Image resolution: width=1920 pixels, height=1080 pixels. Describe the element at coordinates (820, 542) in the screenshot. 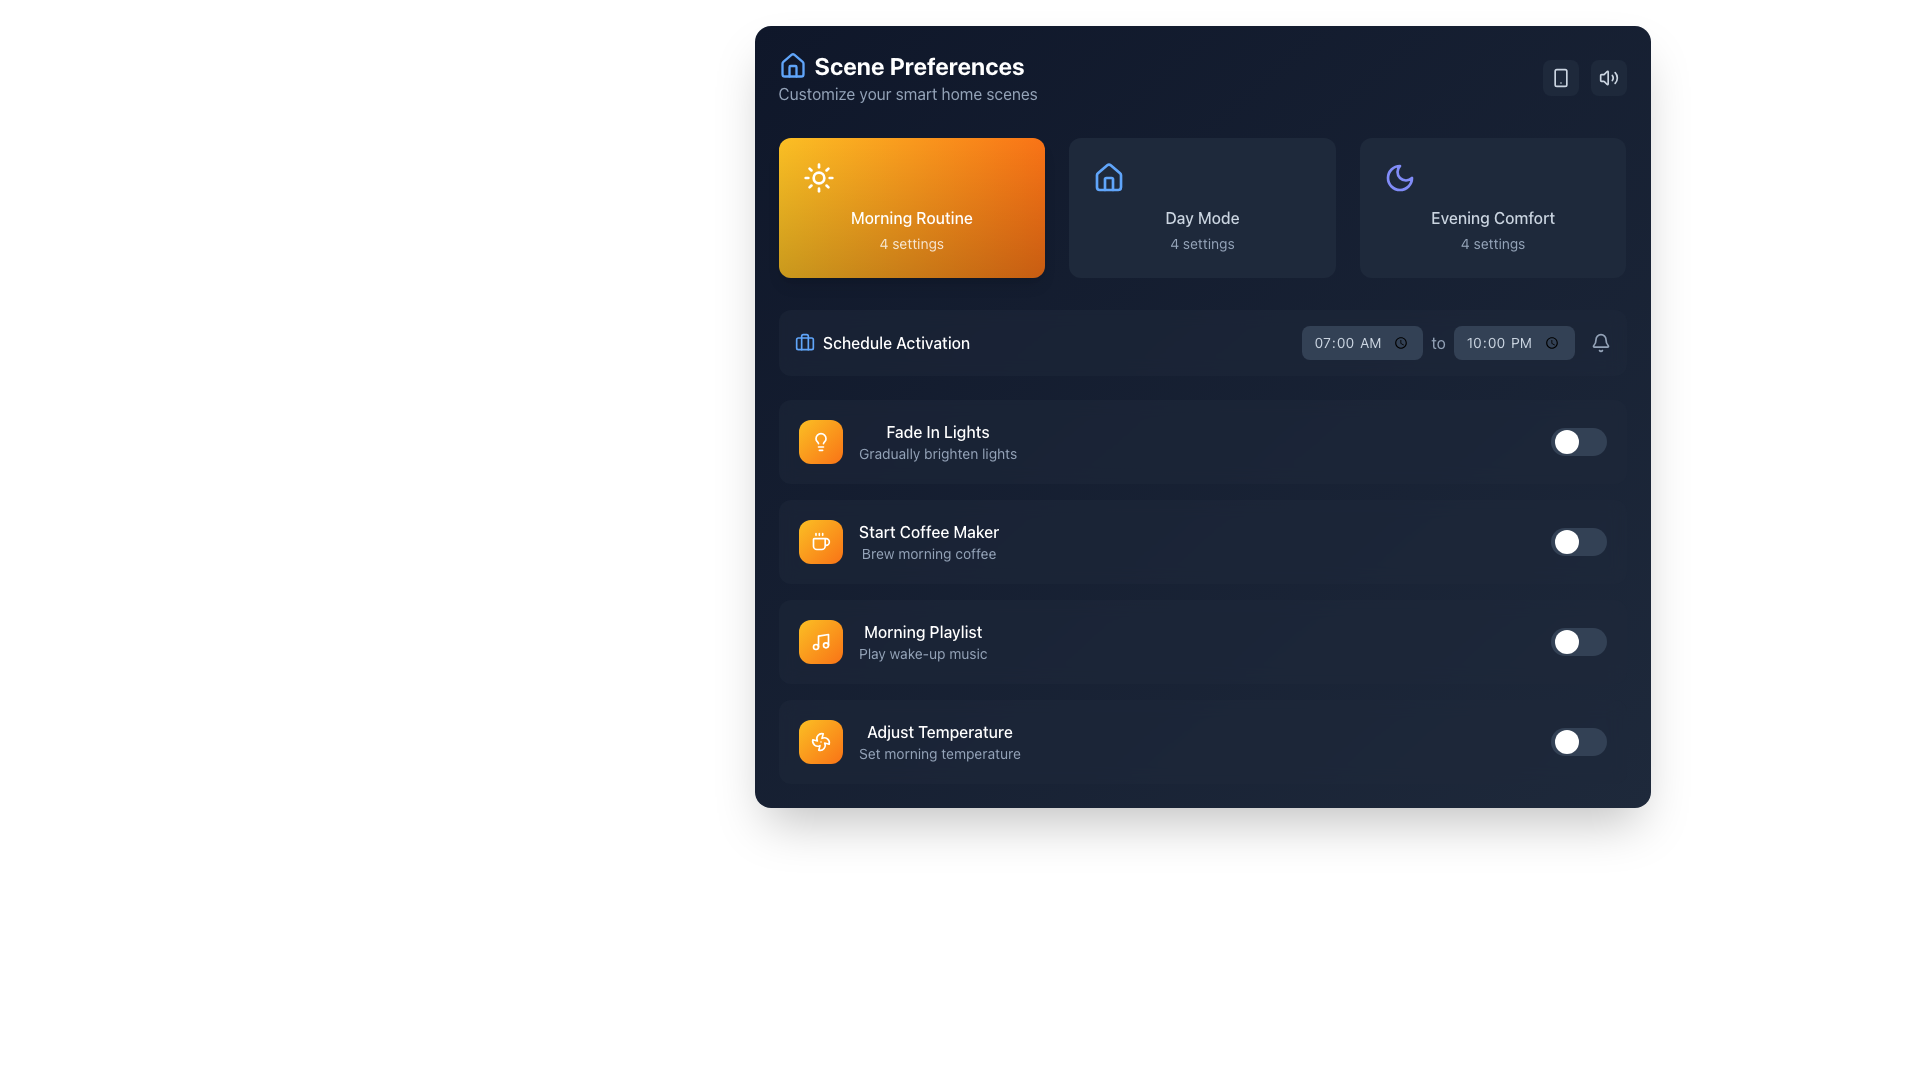

I see `the 'Start Coffee Maker' button located on the left side of its section to interact with it` at that location.